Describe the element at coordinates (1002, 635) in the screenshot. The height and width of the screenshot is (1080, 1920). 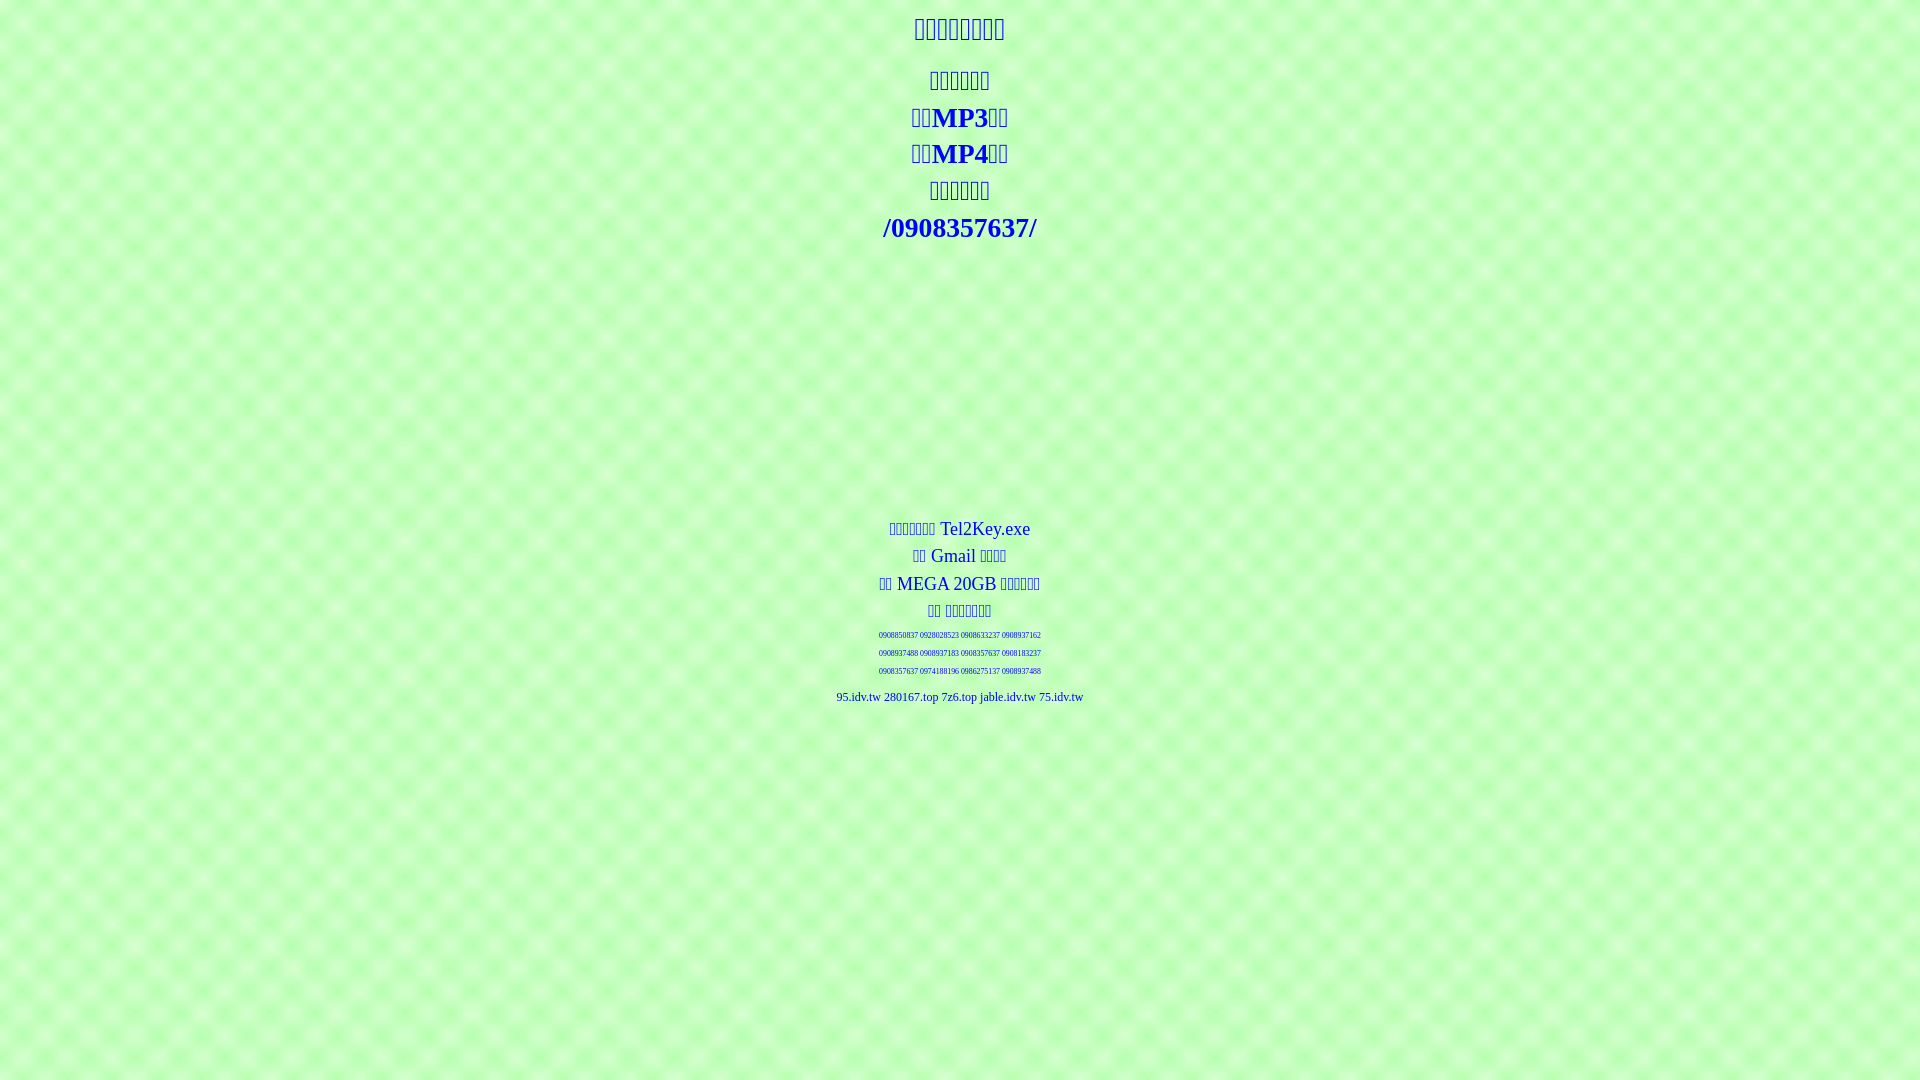
I see `'0908937162'` at that location.